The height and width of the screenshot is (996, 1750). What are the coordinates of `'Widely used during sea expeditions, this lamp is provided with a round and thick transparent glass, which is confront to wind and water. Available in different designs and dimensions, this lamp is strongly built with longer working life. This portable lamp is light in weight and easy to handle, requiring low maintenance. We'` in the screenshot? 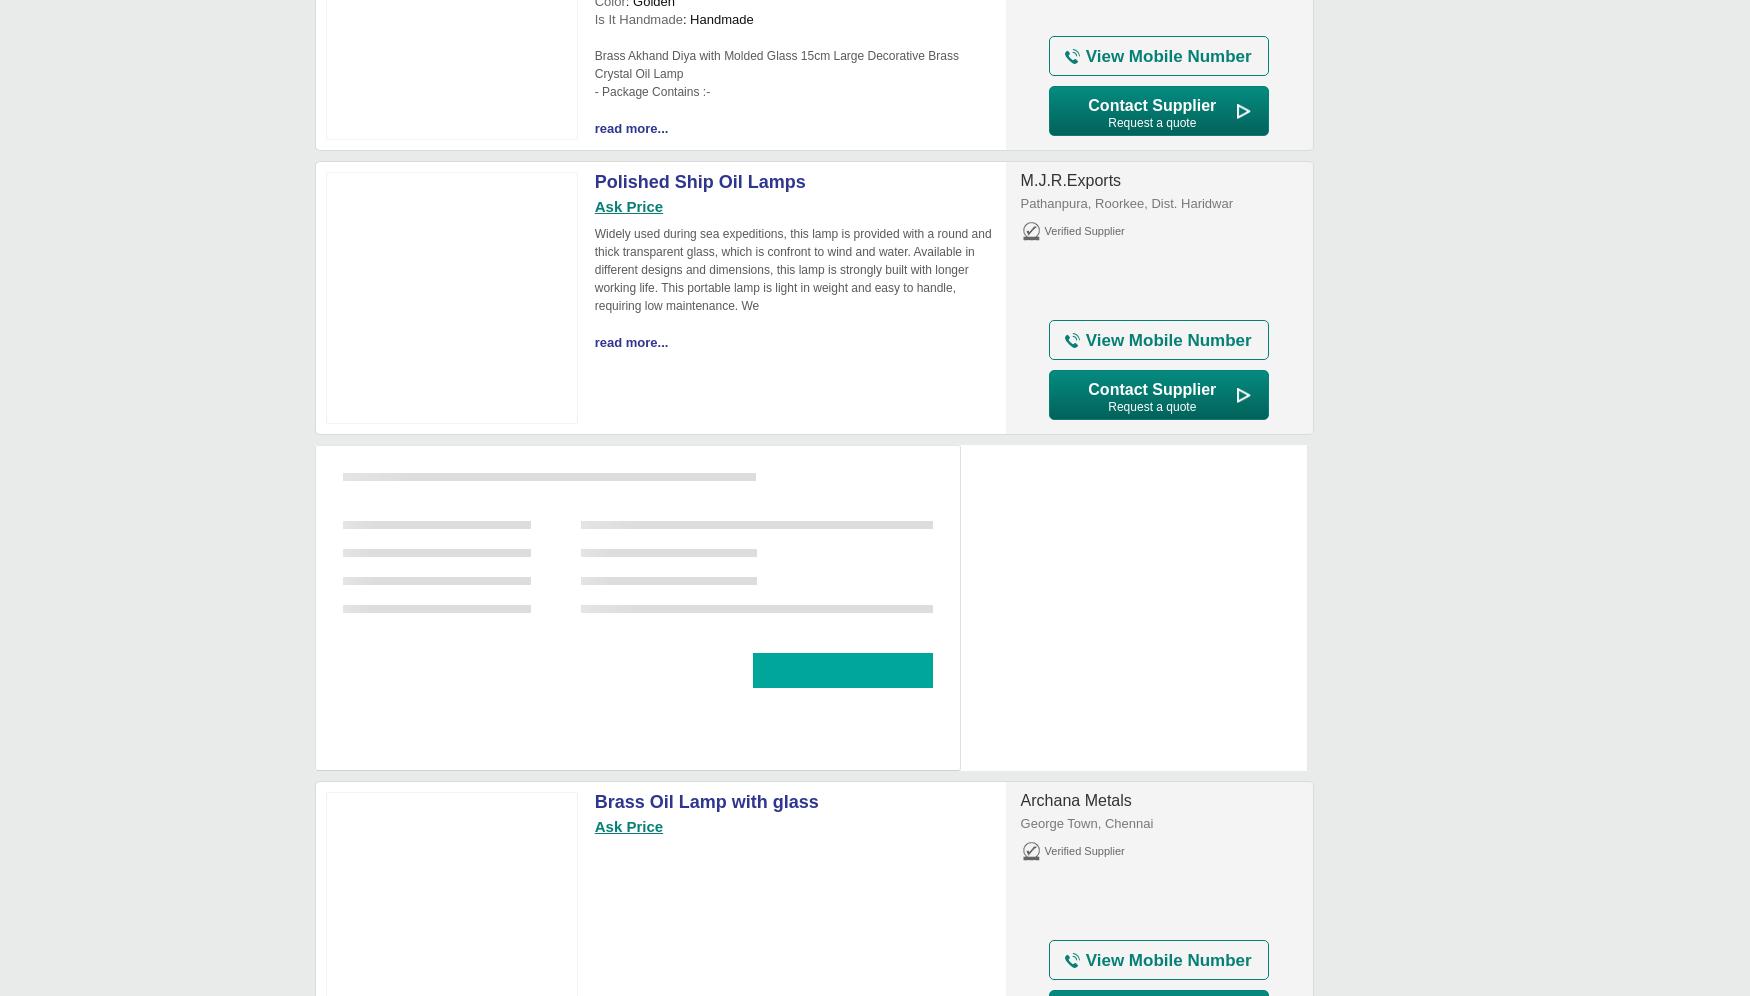 It's located at (791, 270).